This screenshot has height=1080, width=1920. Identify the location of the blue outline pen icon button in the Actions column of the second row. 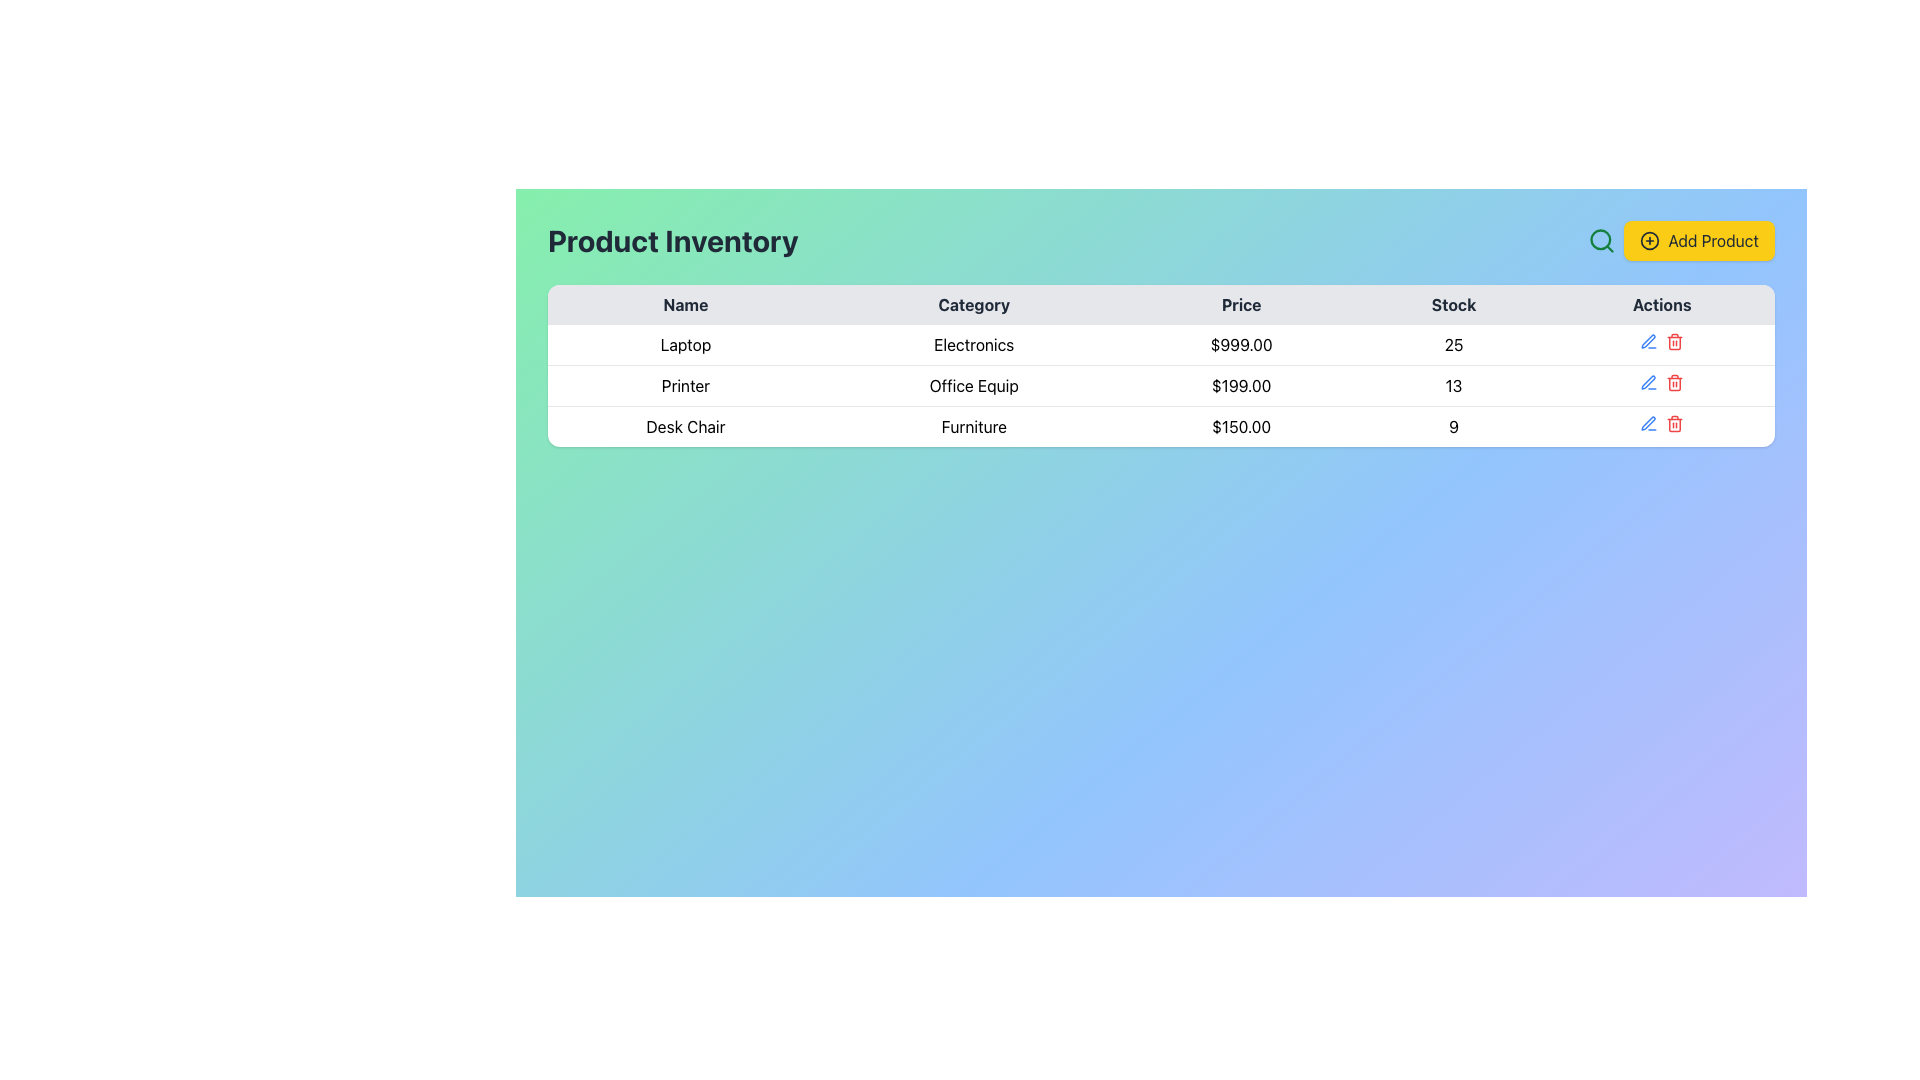
(1649, 341).